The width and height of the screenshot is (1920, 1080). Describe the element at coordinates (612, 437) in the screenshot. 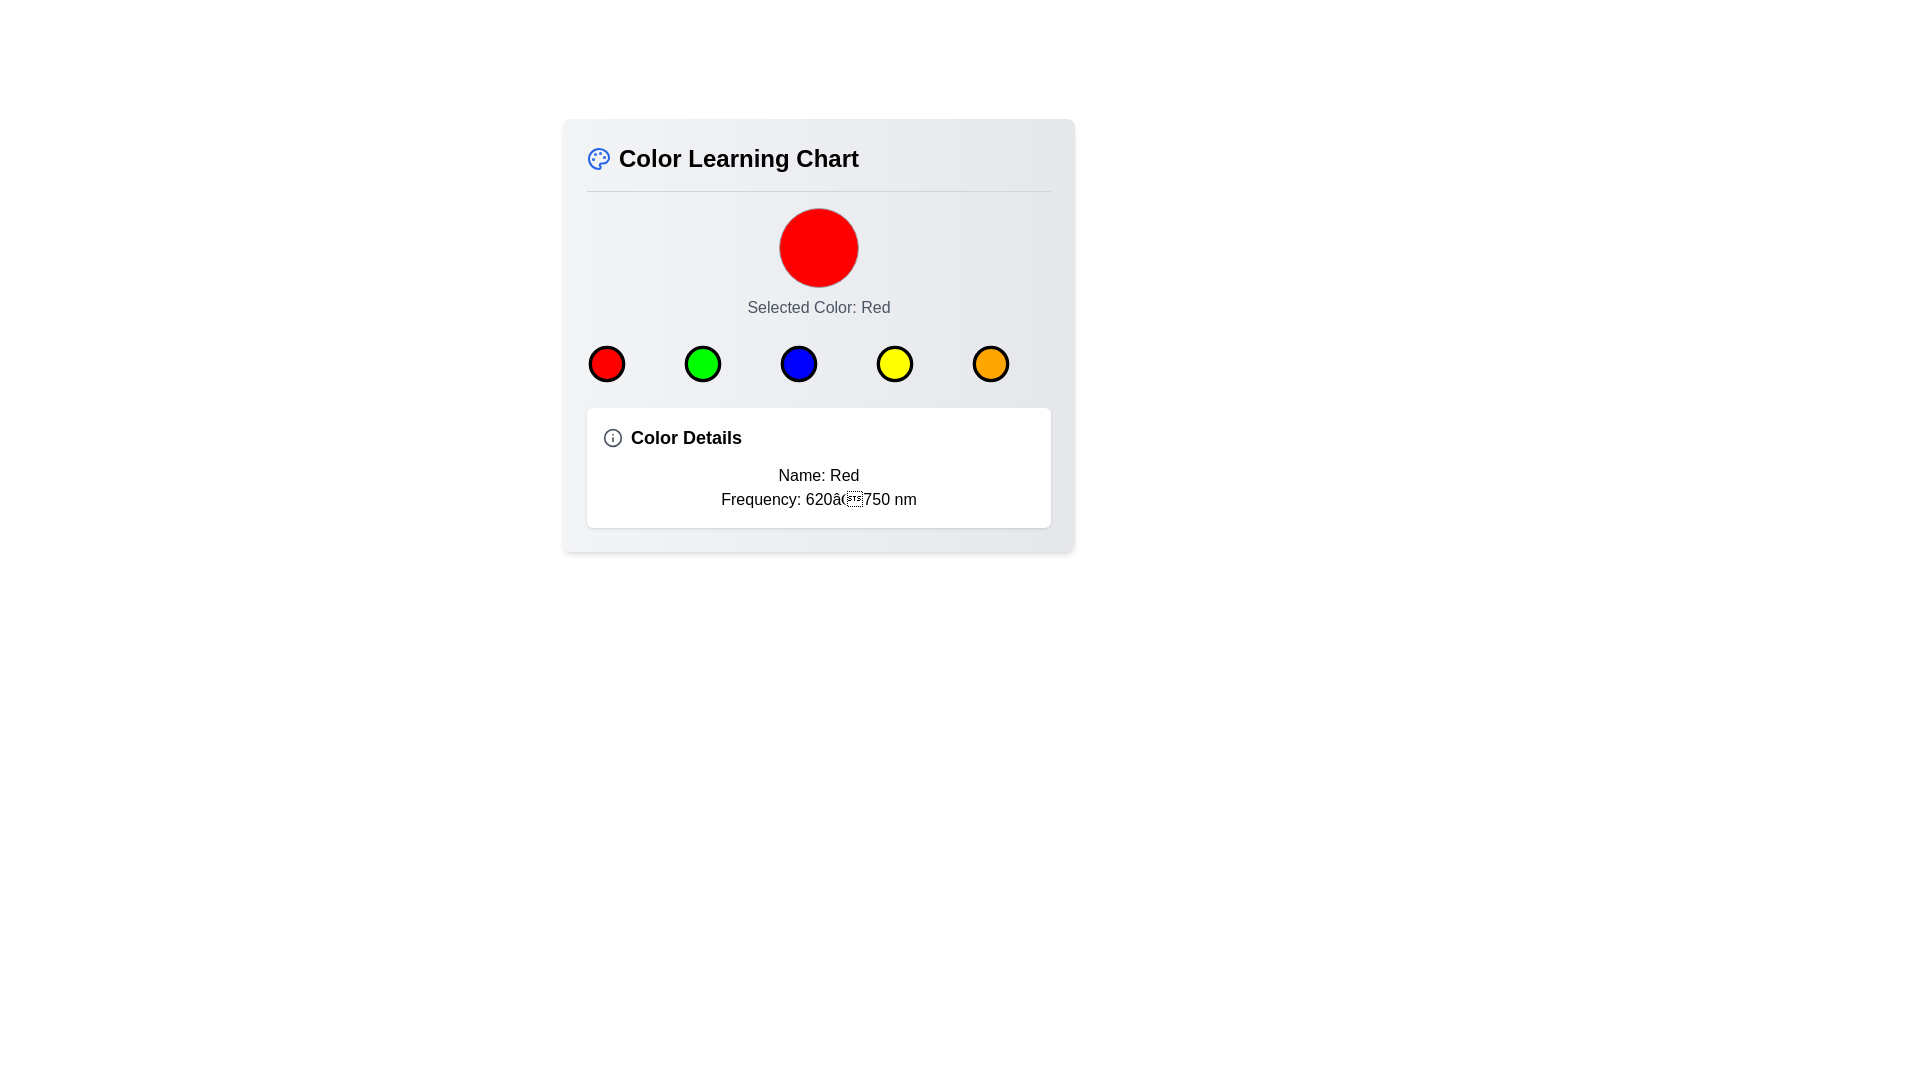

I see `the circular 'i' icon with a thin gray stroke located to the left of the 'Color Details' heading` at that location.